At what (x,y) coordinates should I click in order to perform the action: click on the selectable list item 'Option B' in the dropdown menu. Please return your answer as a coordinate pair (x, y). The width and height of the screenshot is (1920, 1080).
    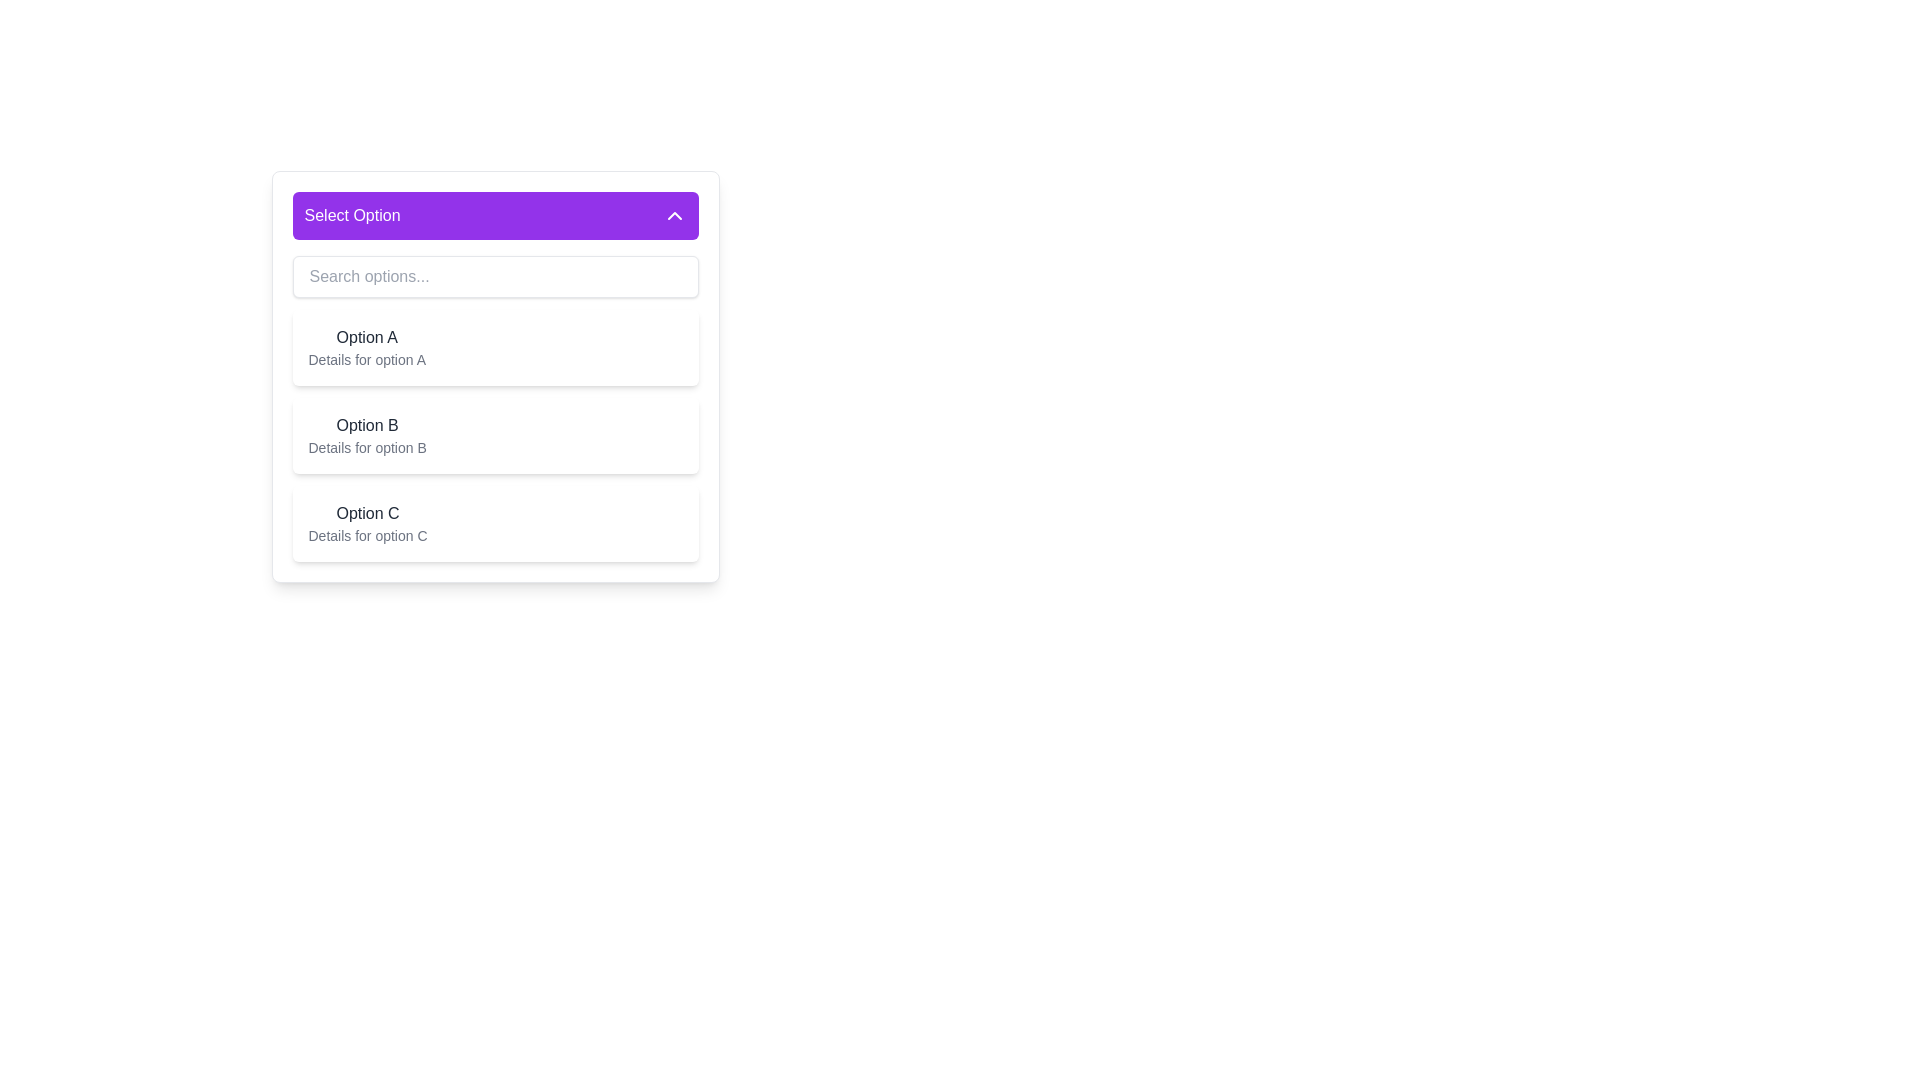
    Looking at the image, I should click on (367, 434).